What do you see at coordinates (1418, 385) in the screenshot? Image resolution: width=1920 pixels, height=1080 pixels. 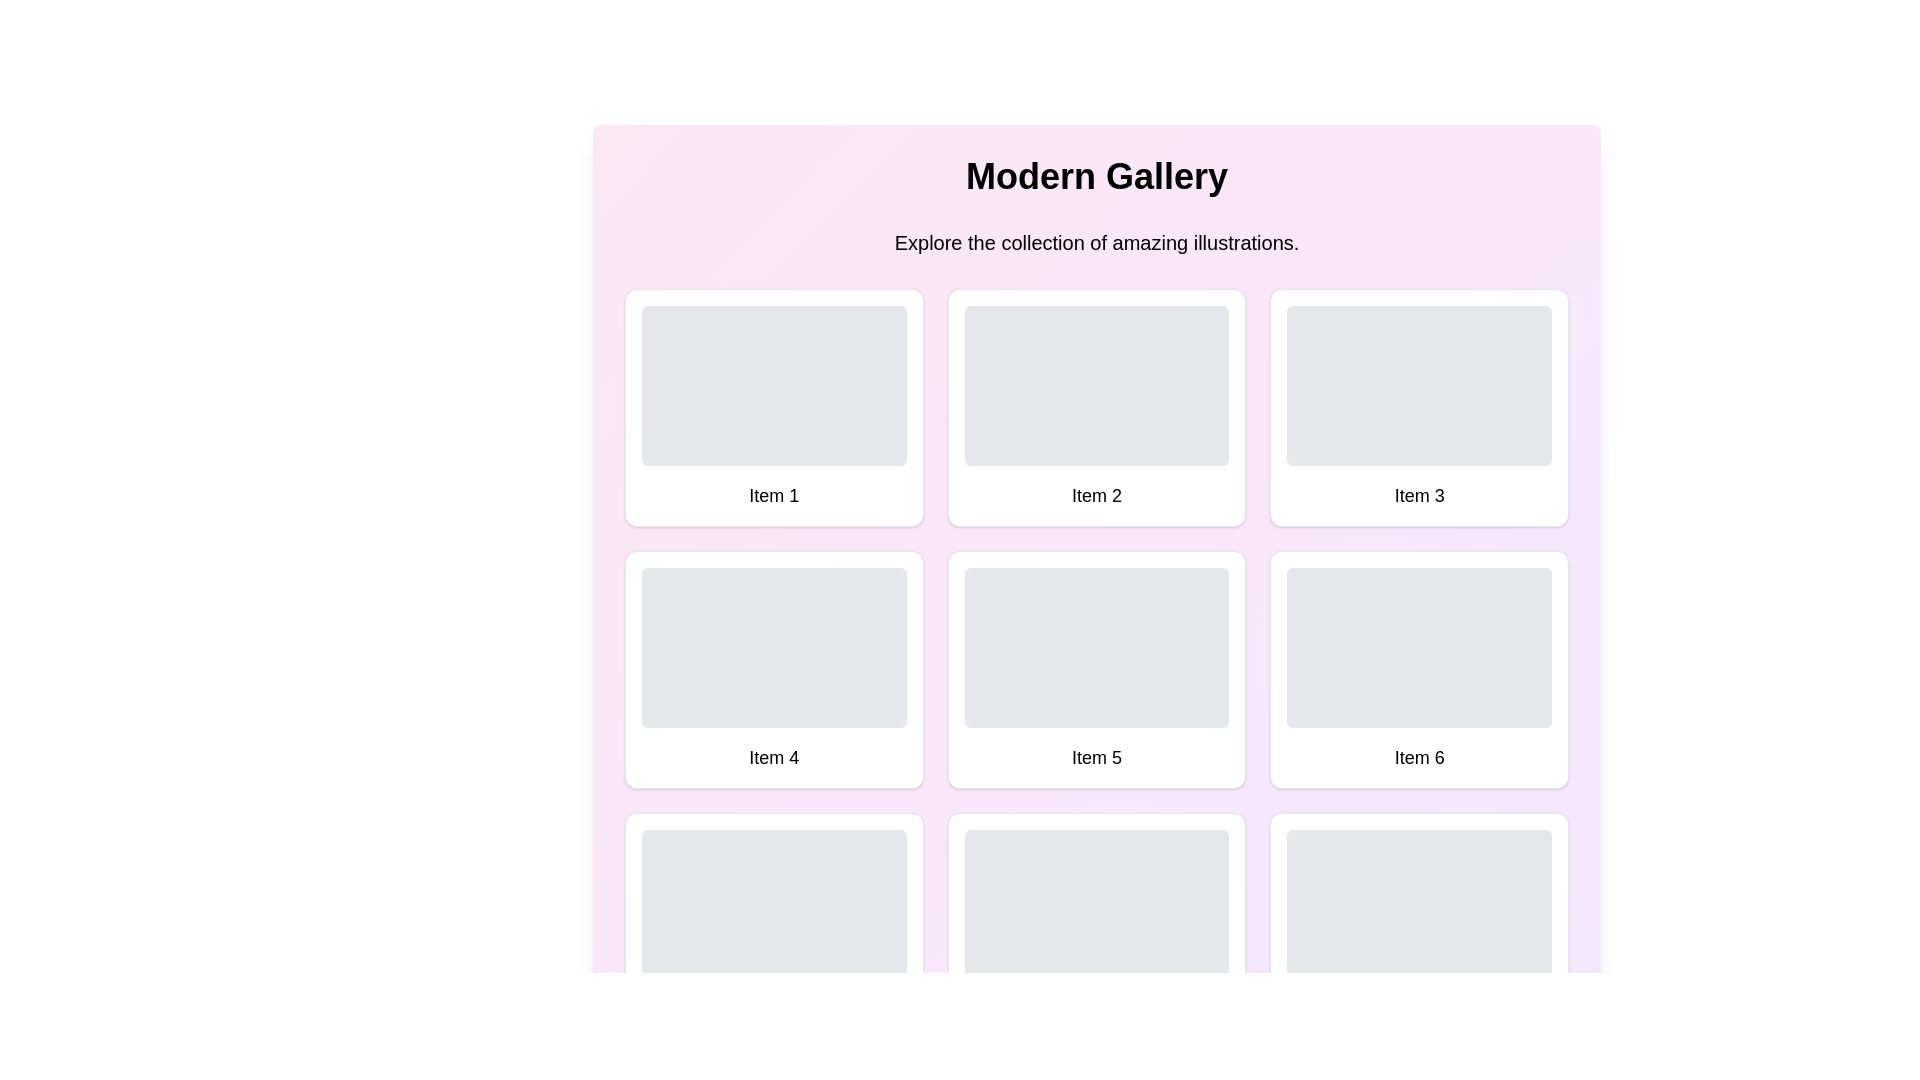 I see `the decorative placeholder located in 'Item 3' card, positioned at the rightmost end of the top row in the grid layout` at bounding box center [1418, 385].